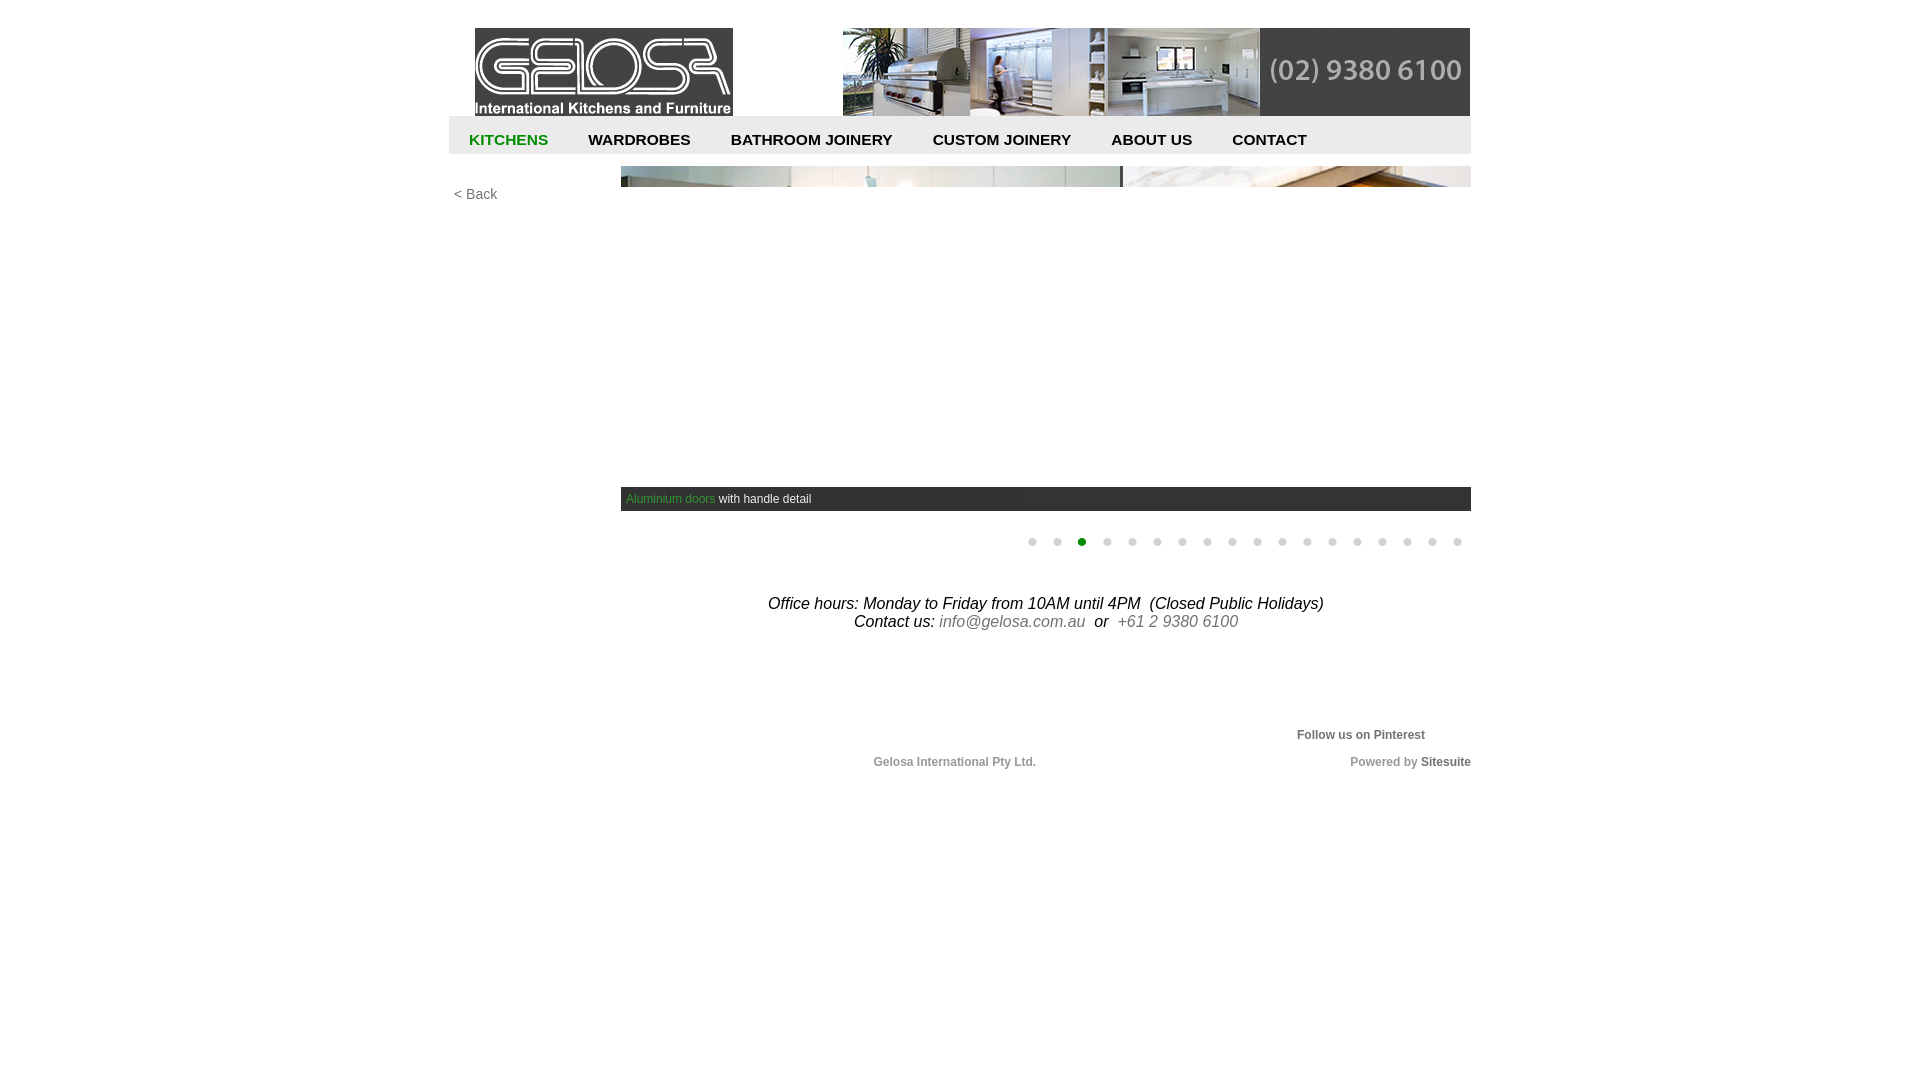  What do you see at coordinates (1132, 542) in the screenshot?
I see `'5'` at bounding box center [1132, 542].